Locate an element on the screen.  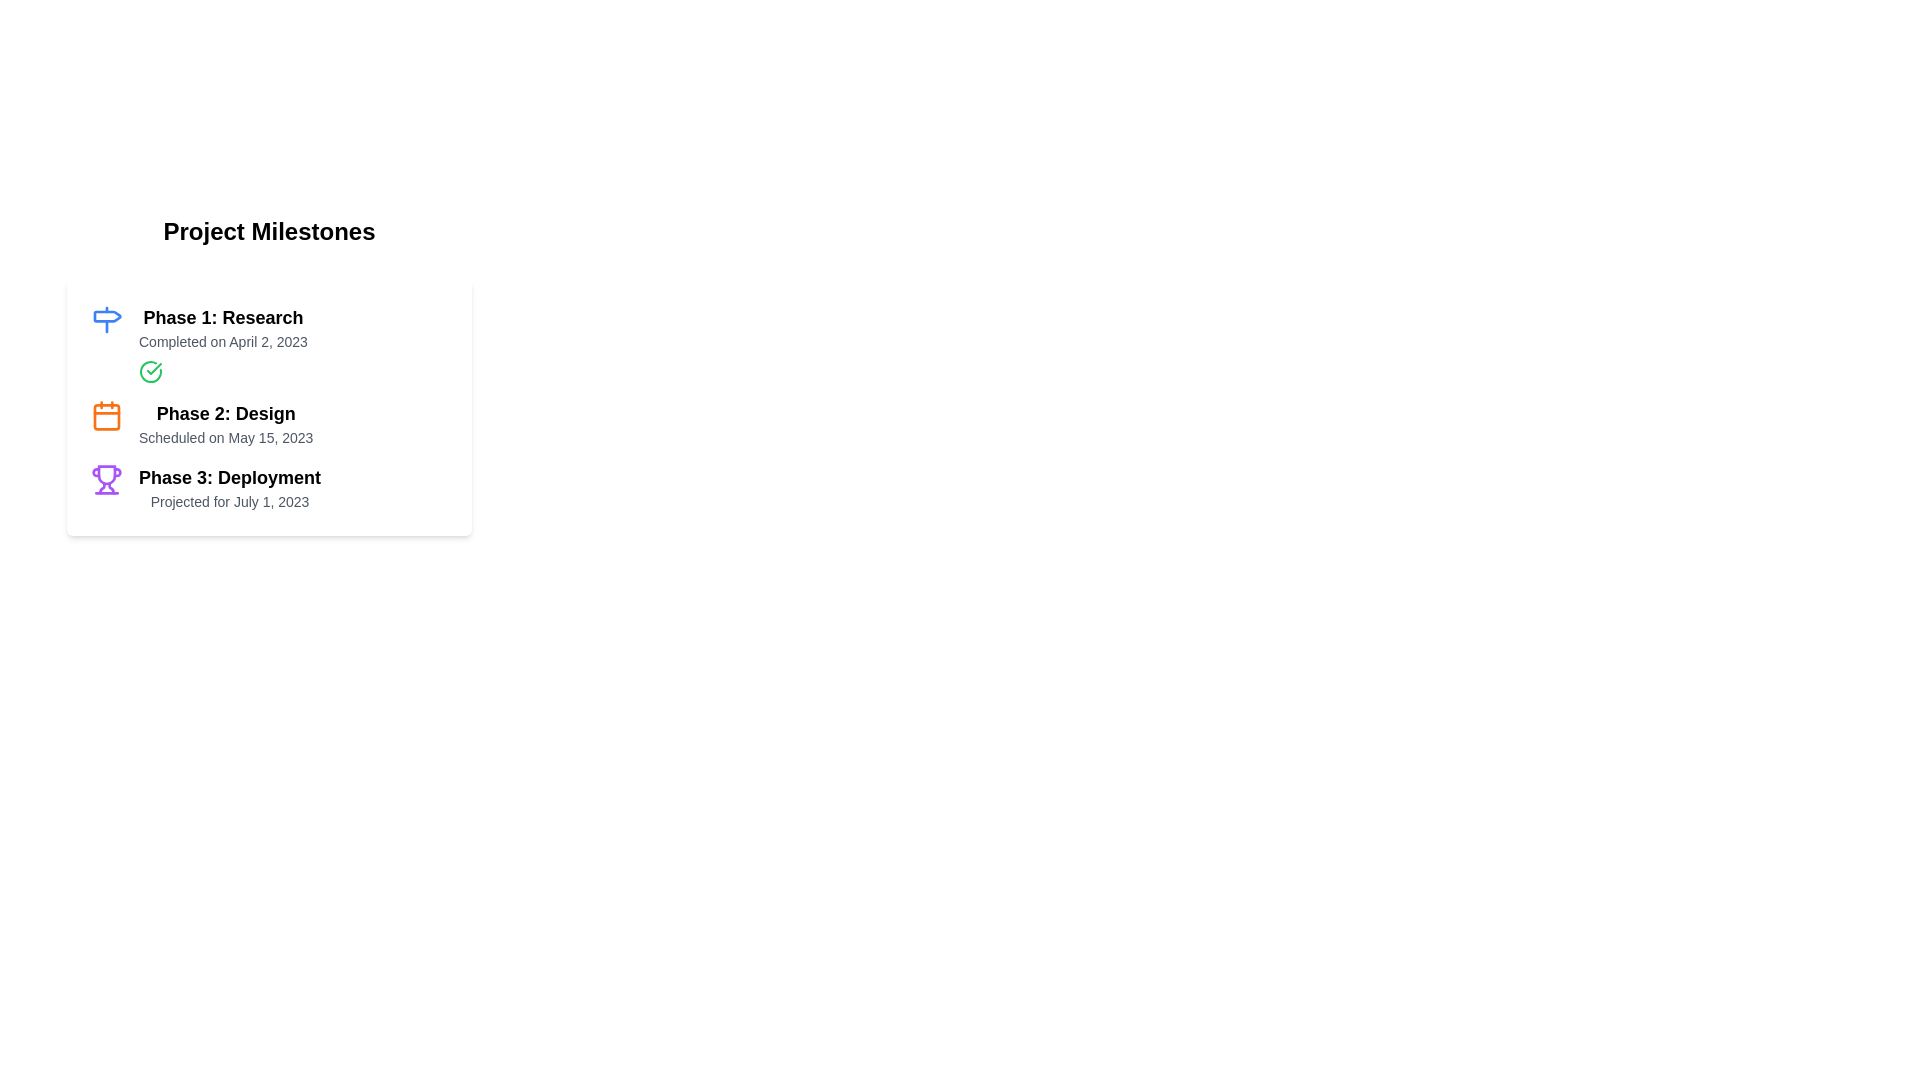
the calendar icon part, which is a rectangular shape with rounded corners and an orange border, associated with the text 'Phase 2: Design' is located at coordinates (105, 415).